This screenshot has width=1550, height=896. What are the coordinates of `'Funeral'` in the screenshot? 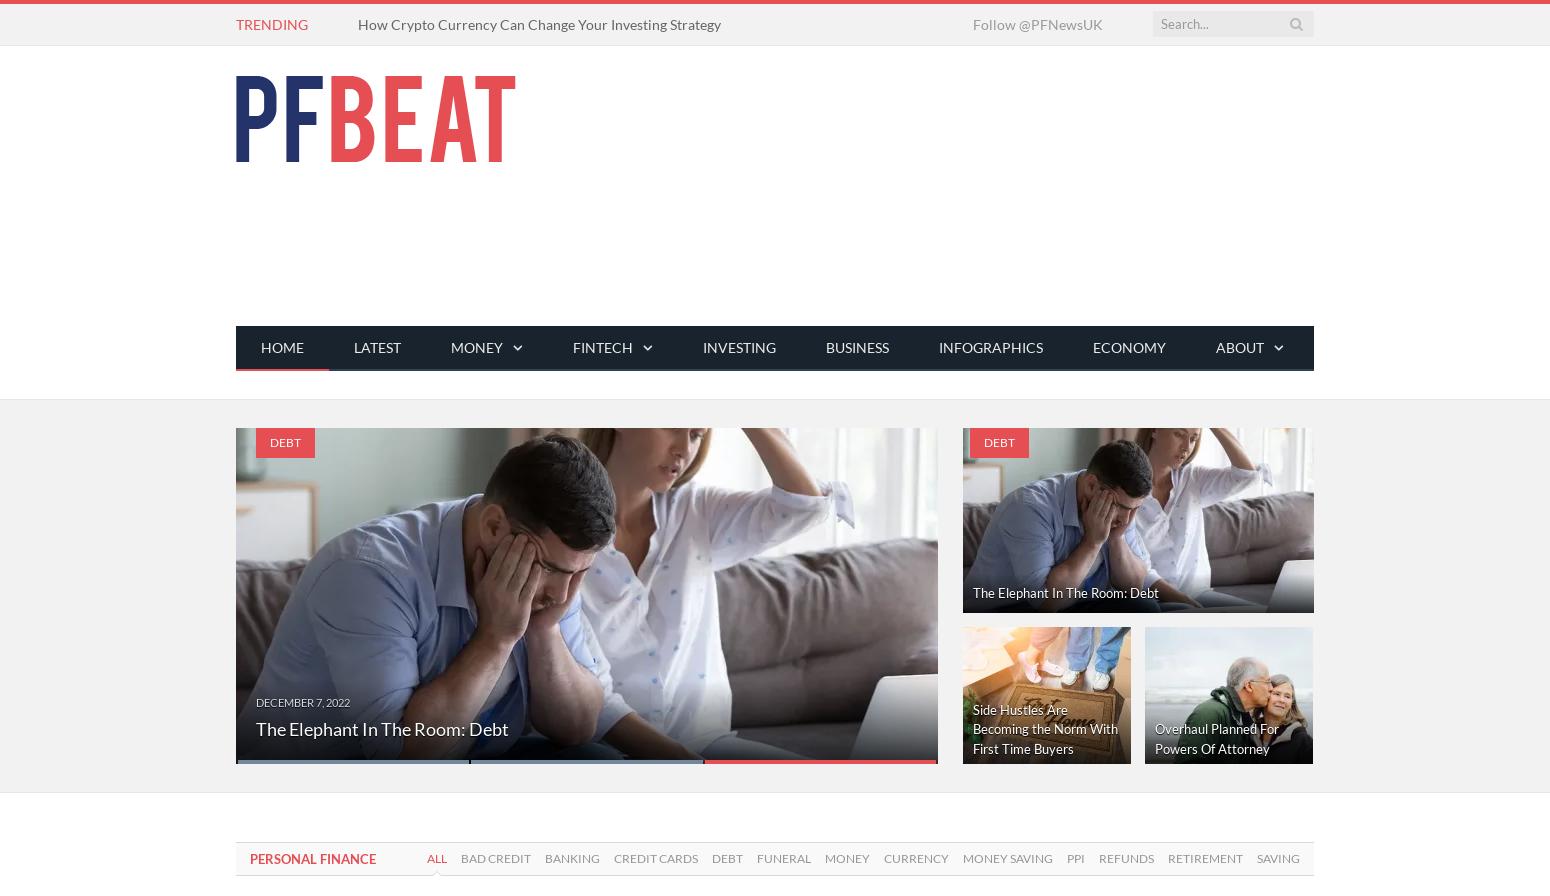 It's located at (757, 858).